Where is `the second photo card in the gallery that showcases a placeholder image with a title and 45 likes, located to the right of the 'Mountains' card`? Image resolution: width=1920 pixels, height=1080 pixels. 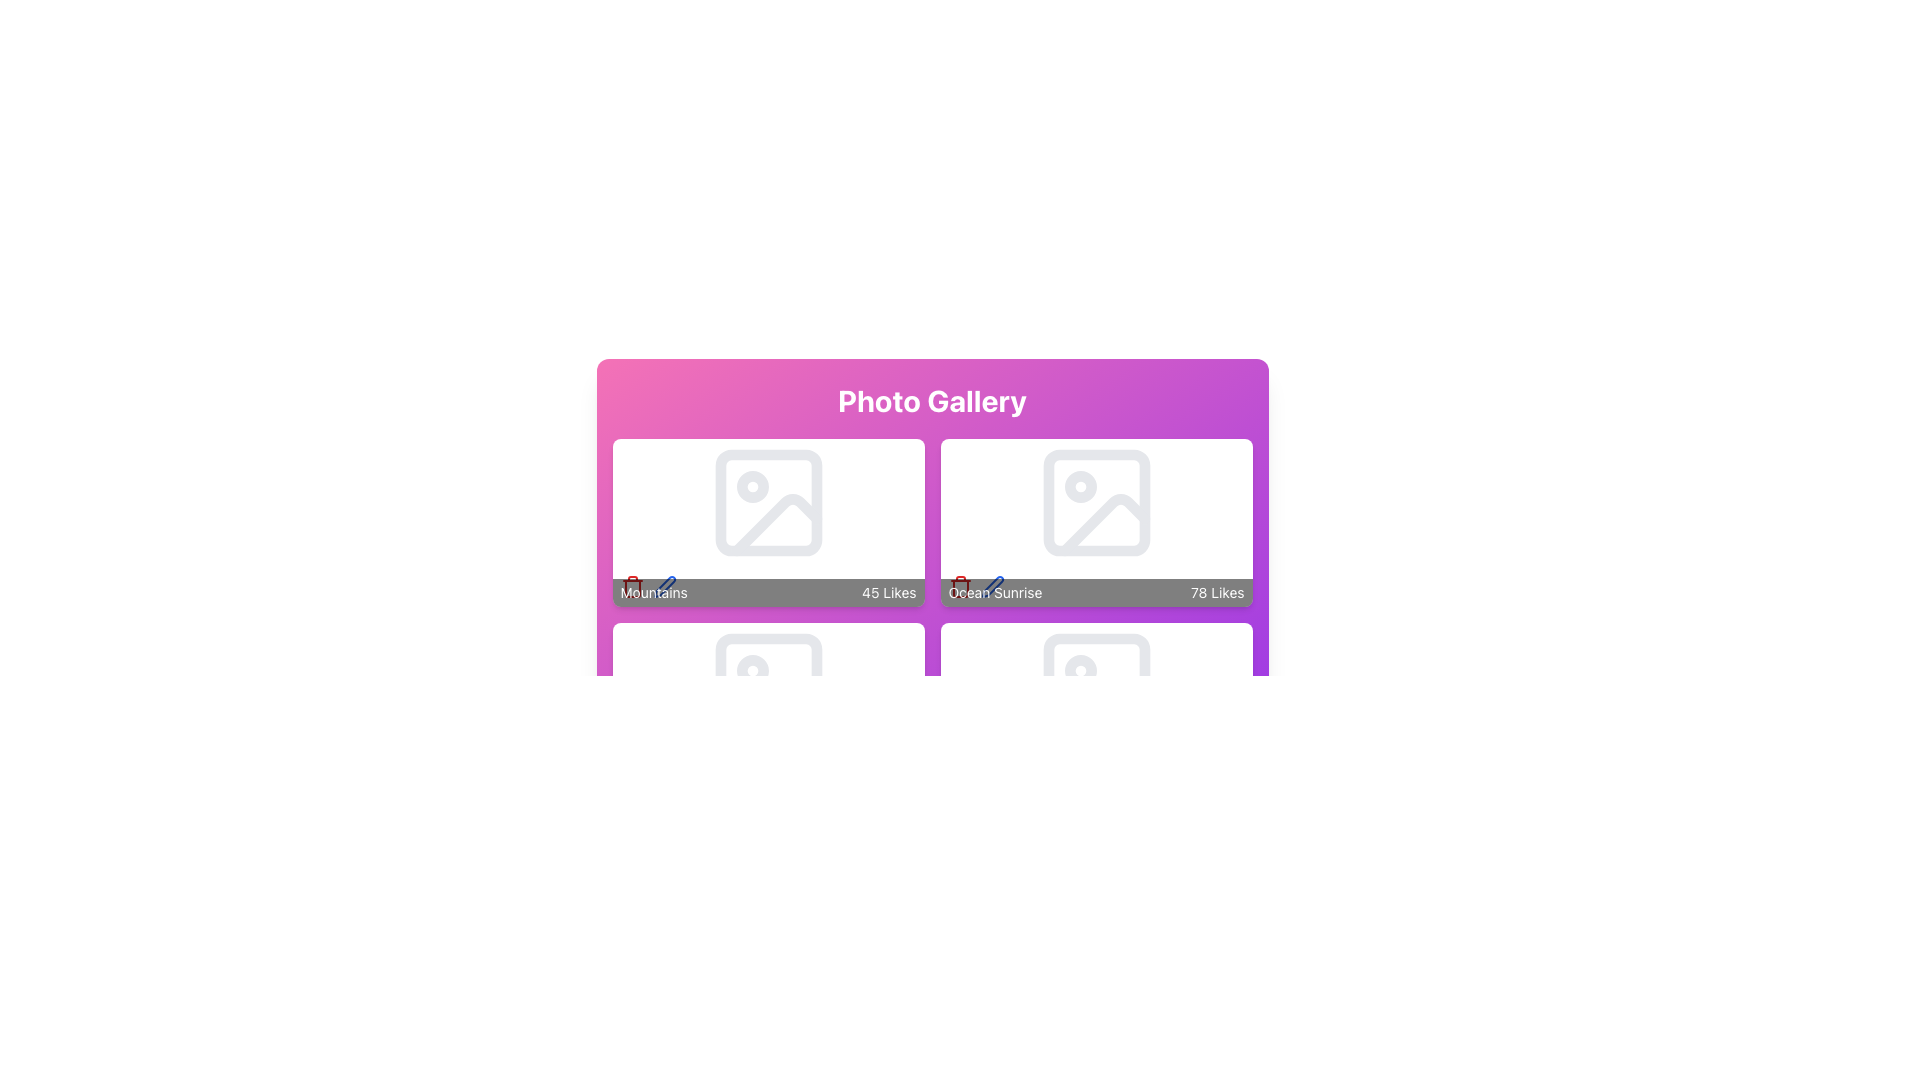 the second photo card in the gallery that showcases a placeholder image with a title and 45 likes, located to the right of the 'Mountains' card is located at coordinates (1095, 522).